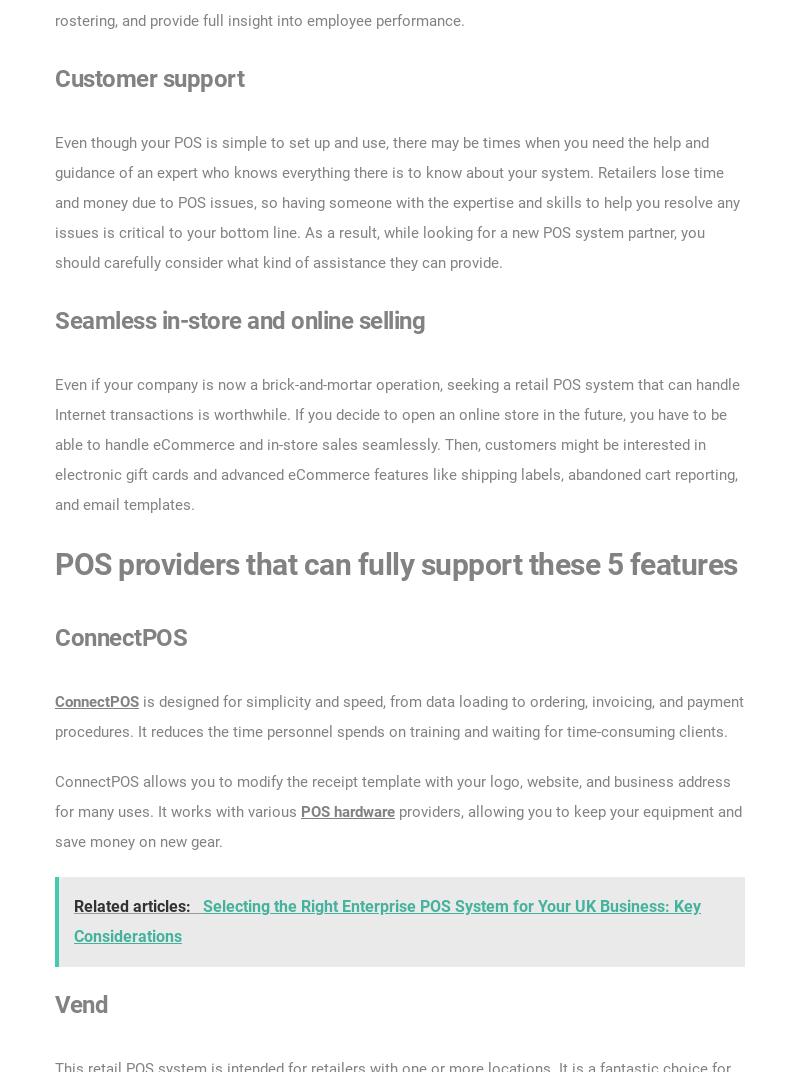  I want to click on 'POS hardware', so click(300, 809).